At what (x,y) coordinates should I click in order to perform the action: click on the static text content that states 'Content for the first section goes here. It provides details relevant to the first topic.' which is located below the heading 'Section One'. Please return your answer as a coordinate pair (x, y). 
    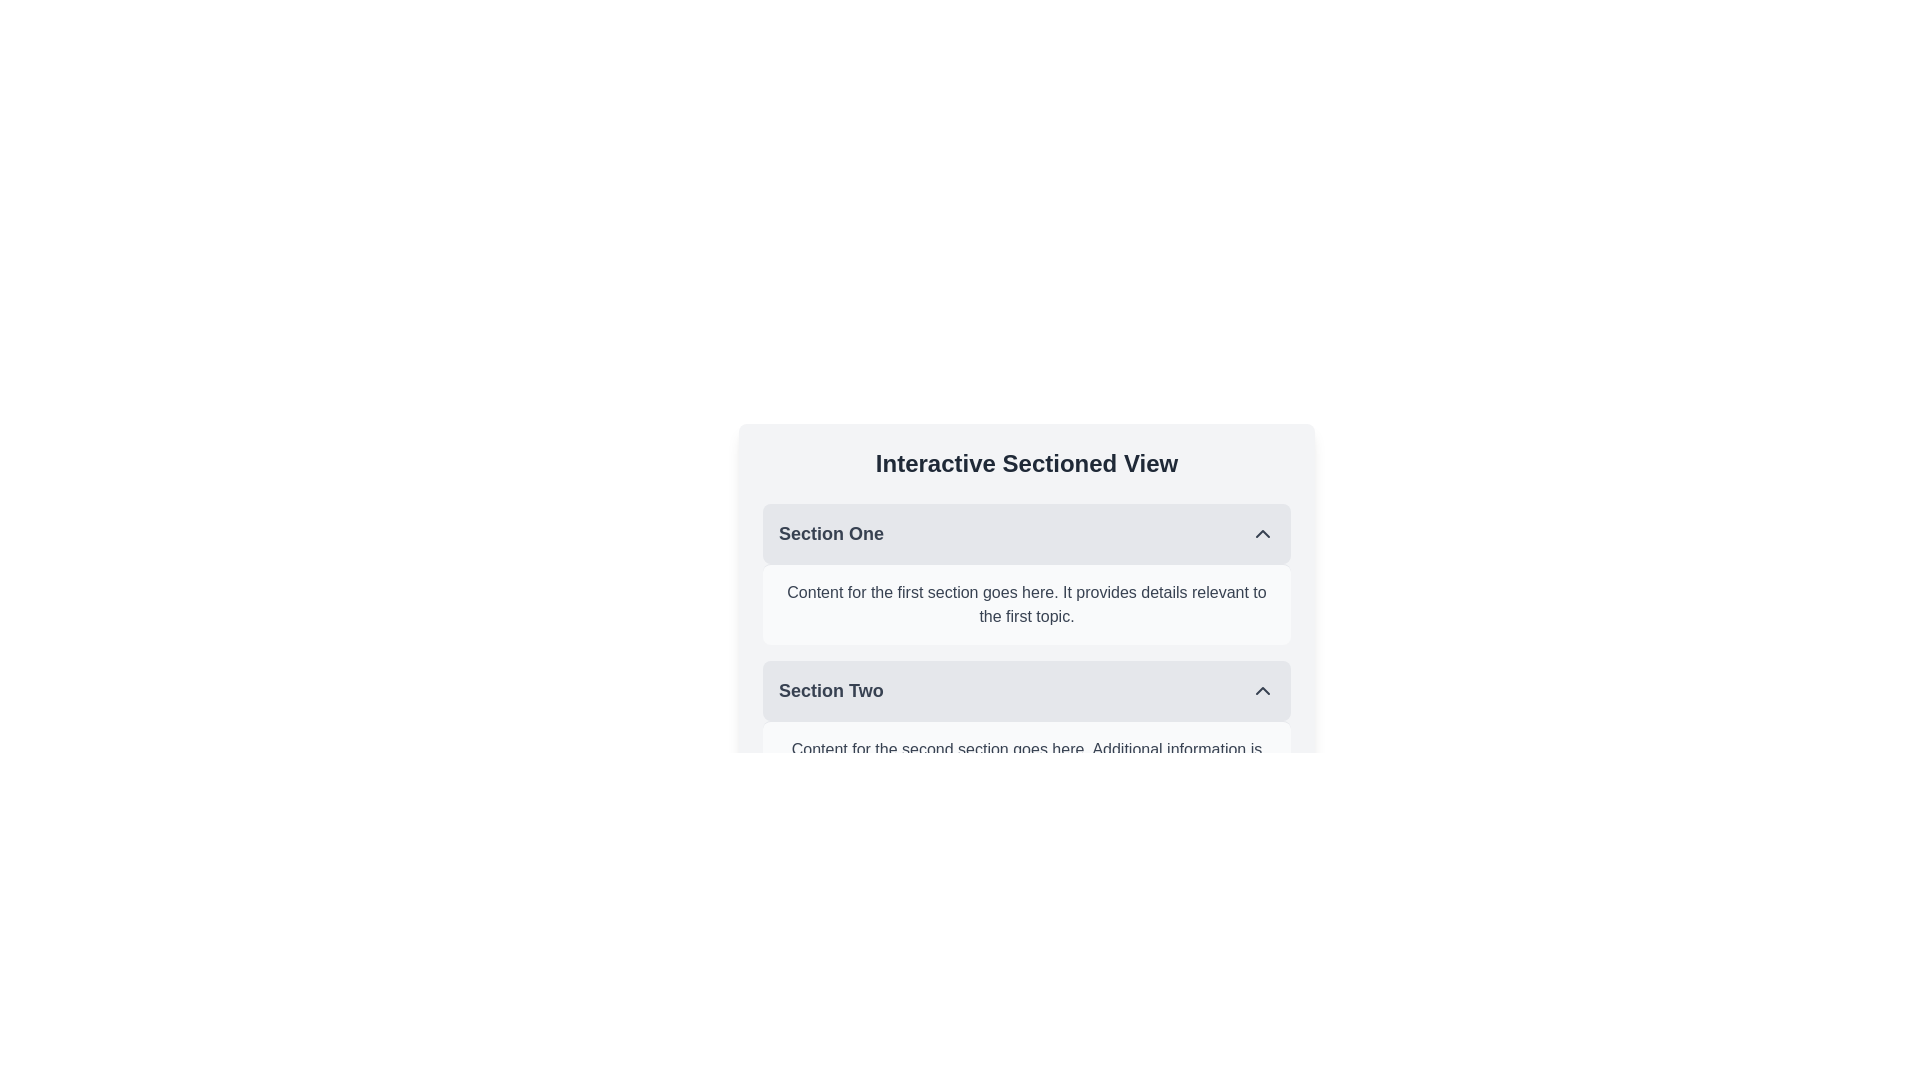
    Looking at the image, I should click on (1027, 604).